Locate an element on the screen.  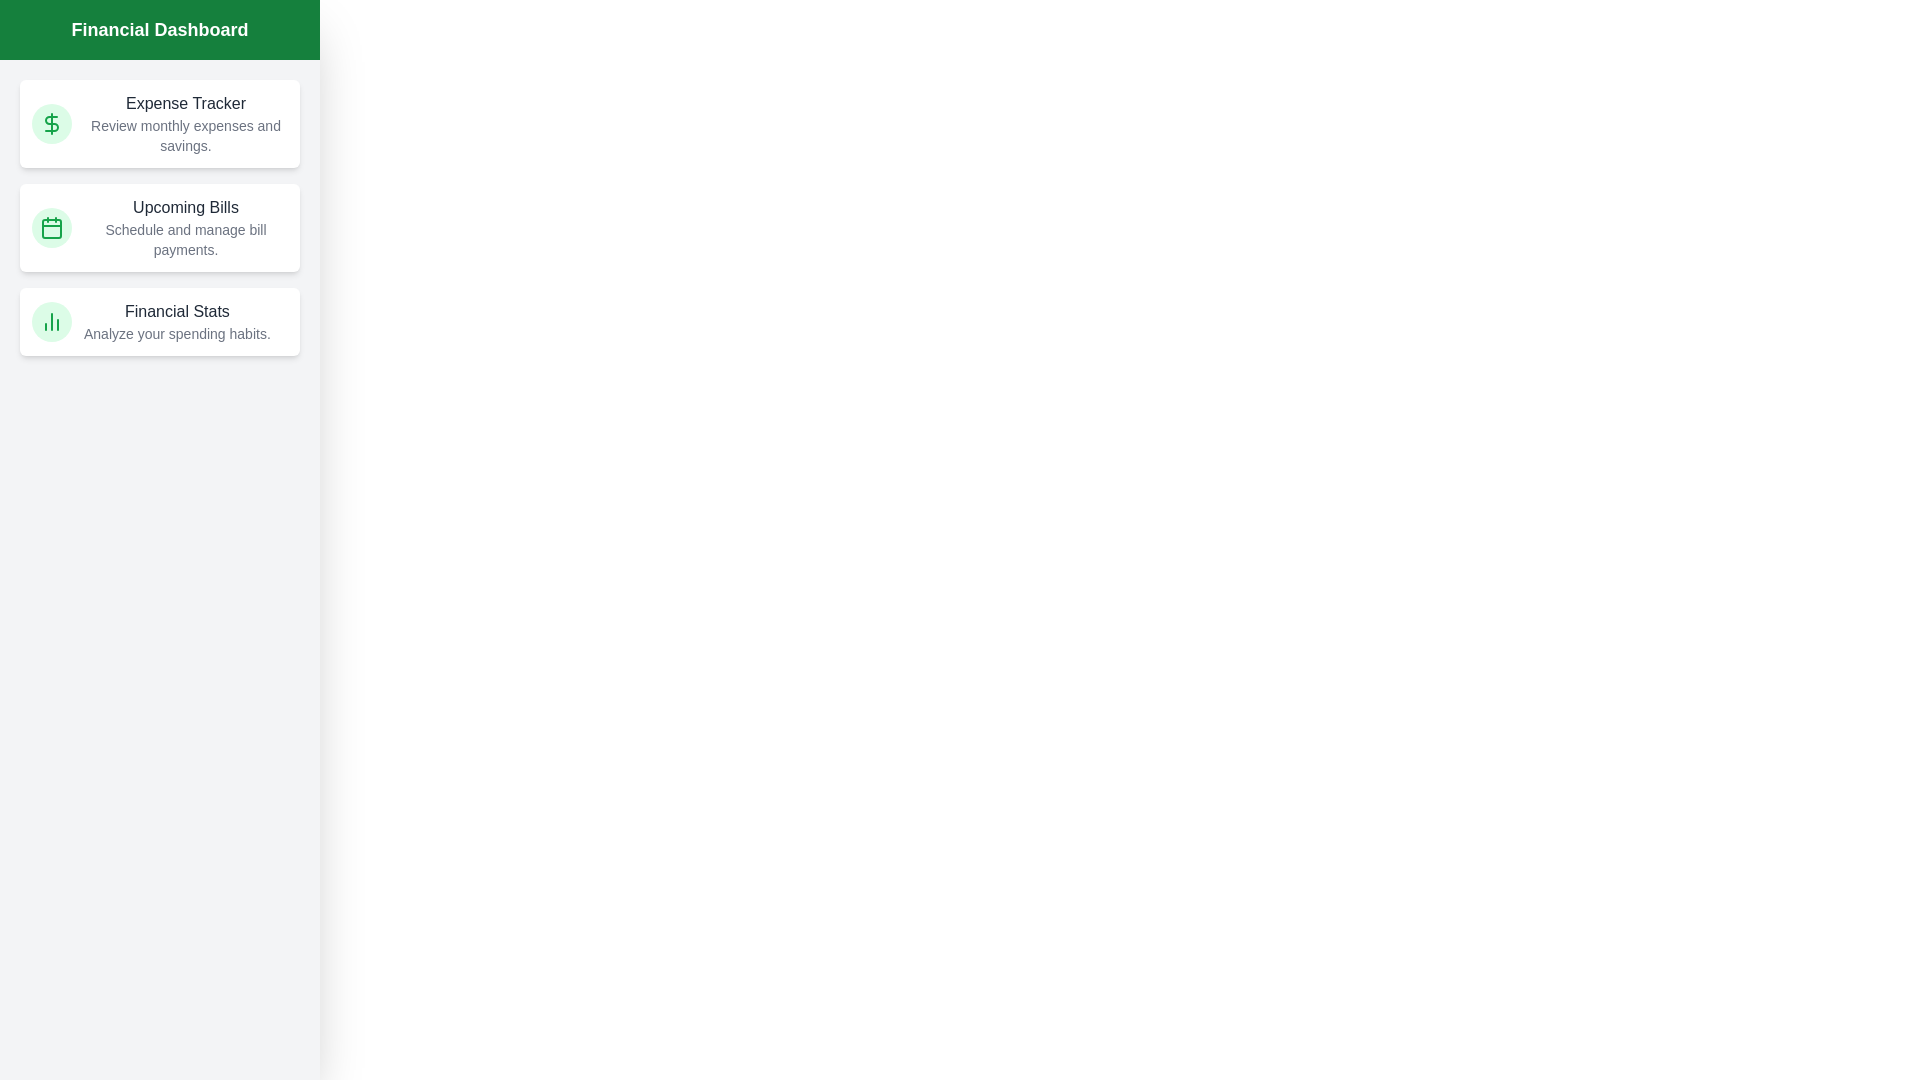
the icon next to the Expense Tracker item is located at coordinates (52, 123).